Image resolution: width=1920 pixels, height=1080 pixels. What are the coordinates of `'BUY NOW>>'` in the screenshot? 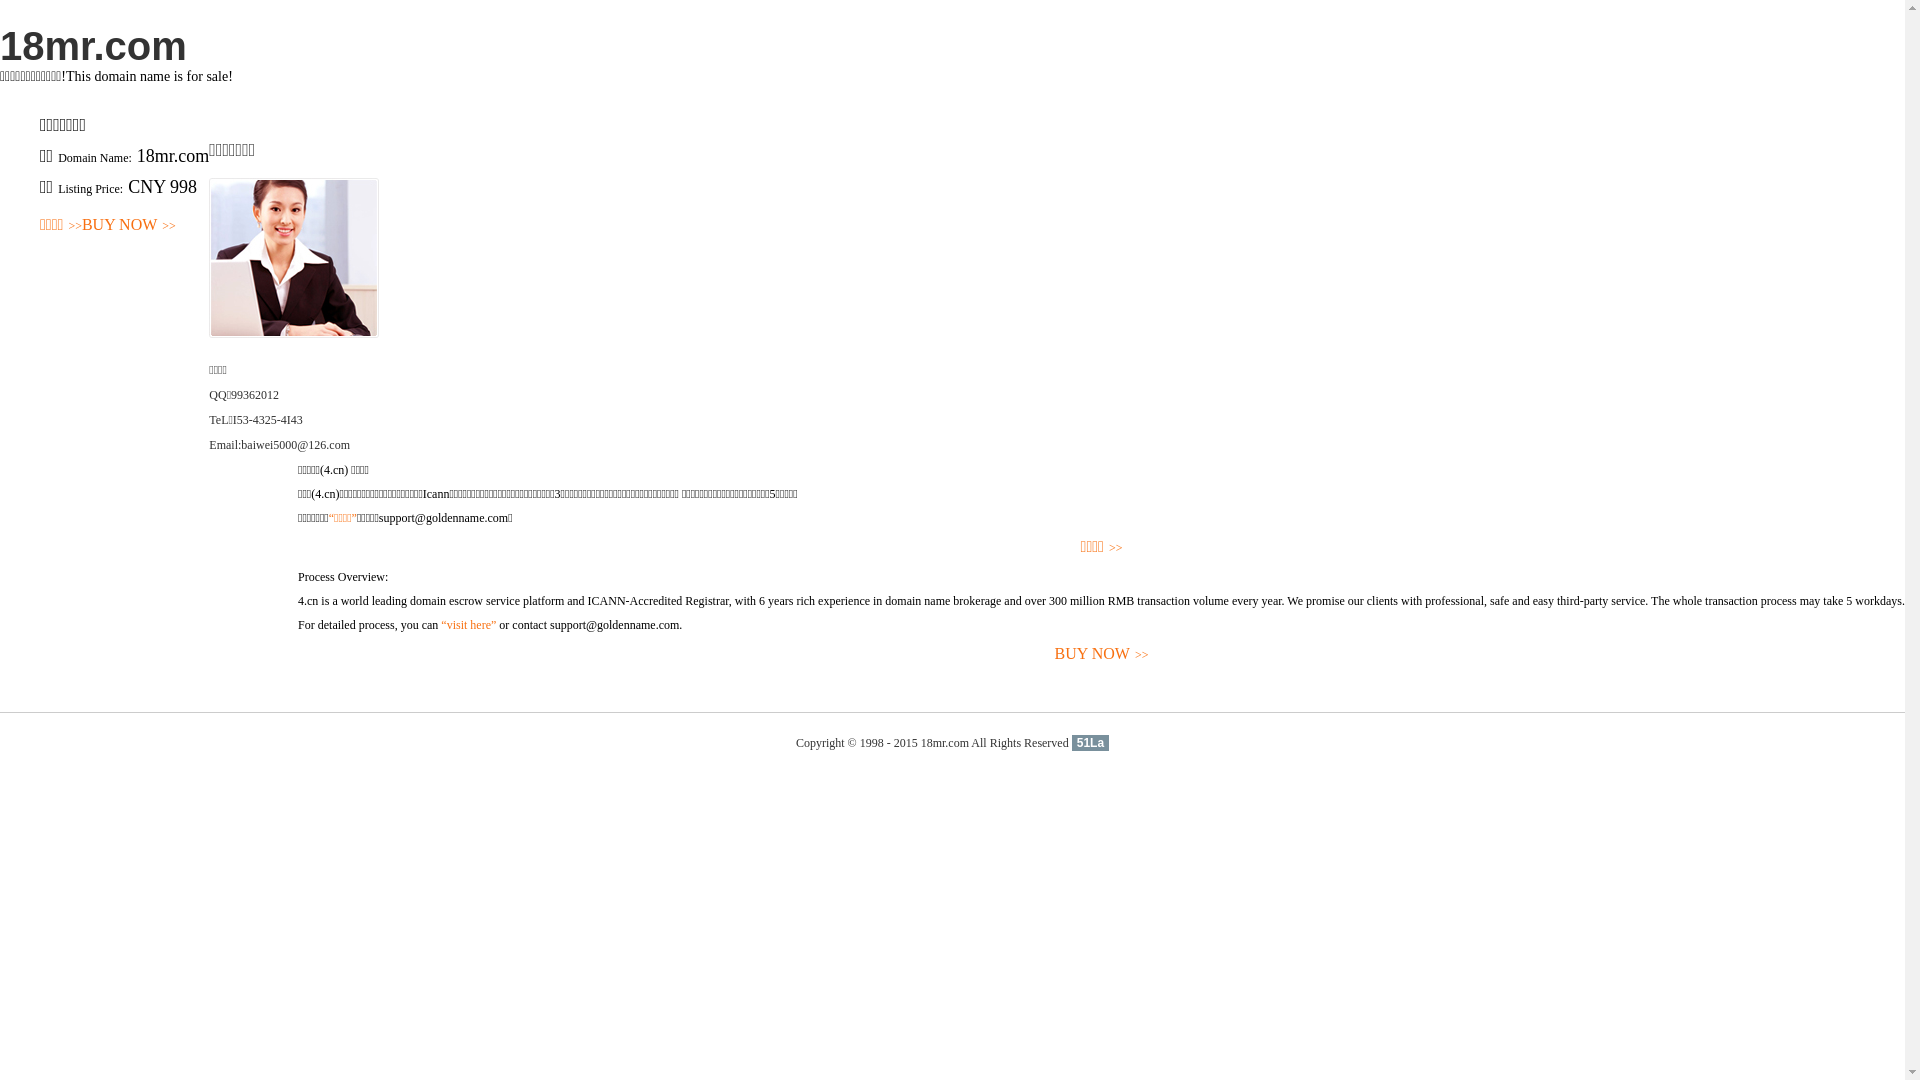 It's located at (296, 654).